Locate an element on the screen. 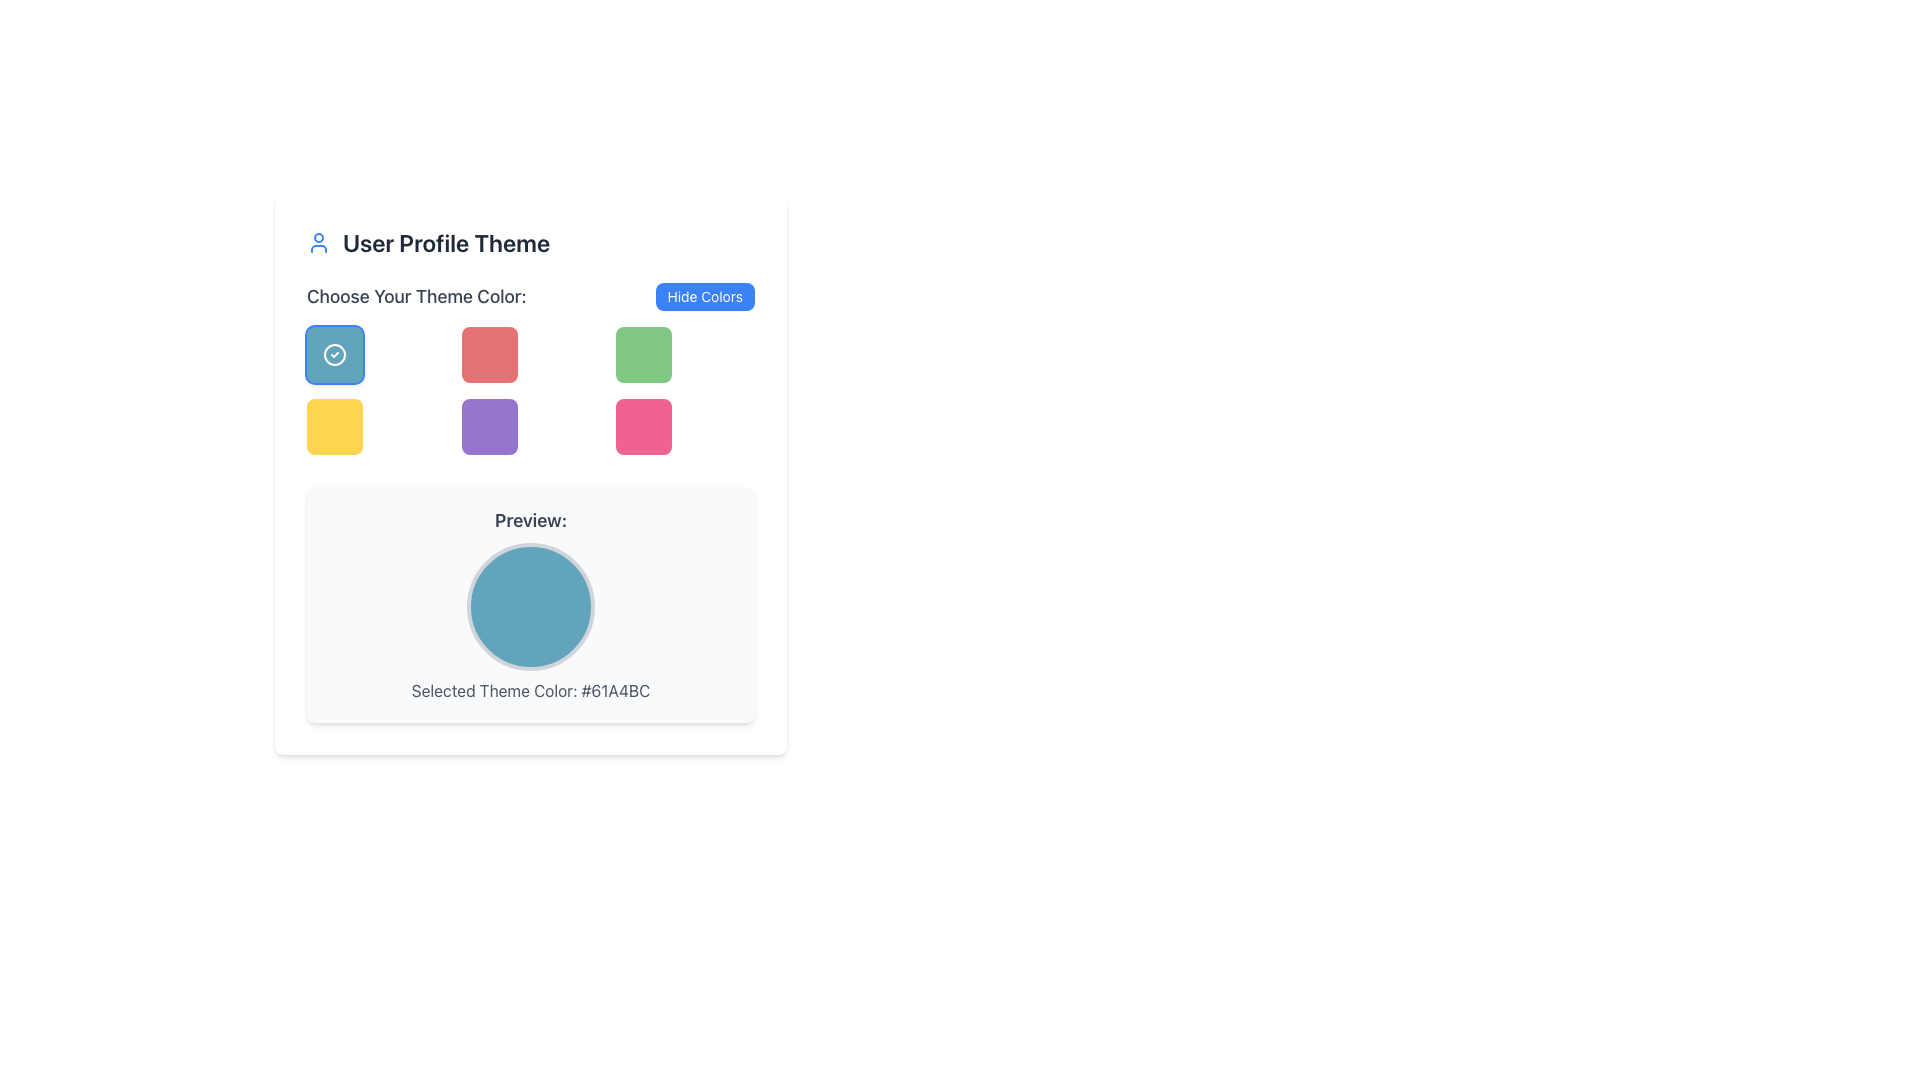 The height and width of the screenshot is (1080, 1920). SVG attributes of the circular structure that is part of the first theme color option, located at the center of the SVG graphic near the 'Choose Your Theme Color' heading is located at coordinates (335, 353).